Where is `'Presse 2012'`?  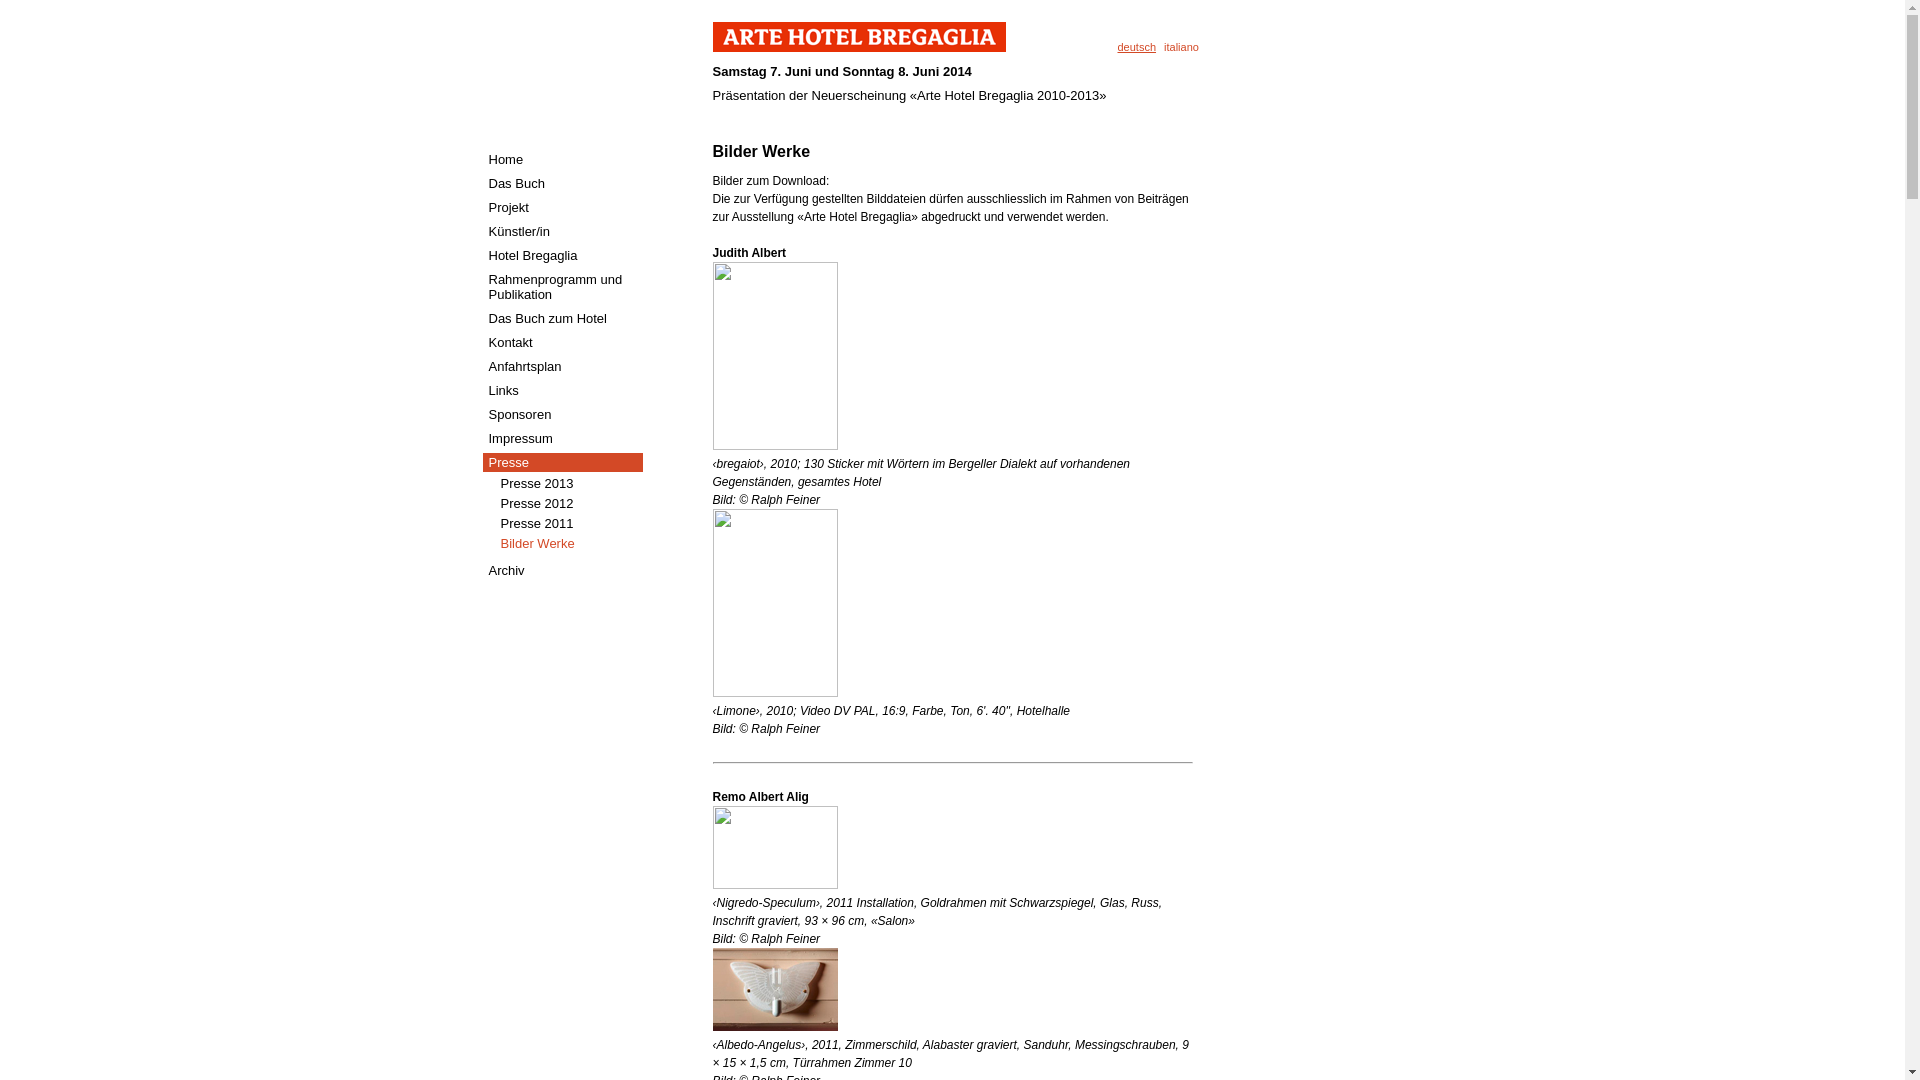
'Presse 2012' is located at coordinates (560, 502).